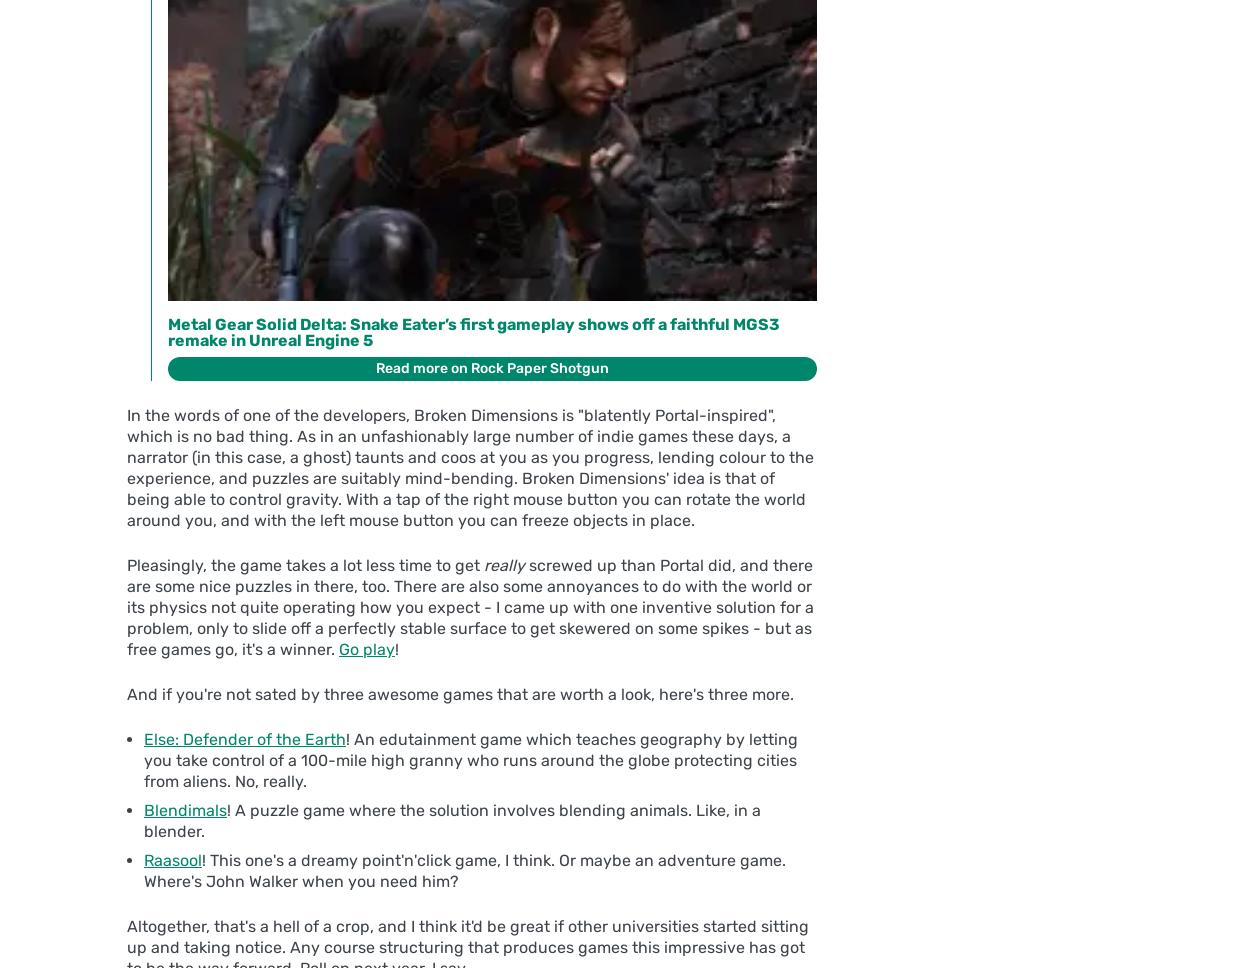 The height and width of the screenshot is (968, 1260). Describe the element at coordinates (492, 367) in the screenshot. I see `'Read more on Rock Paper Shotgun'` at that location.